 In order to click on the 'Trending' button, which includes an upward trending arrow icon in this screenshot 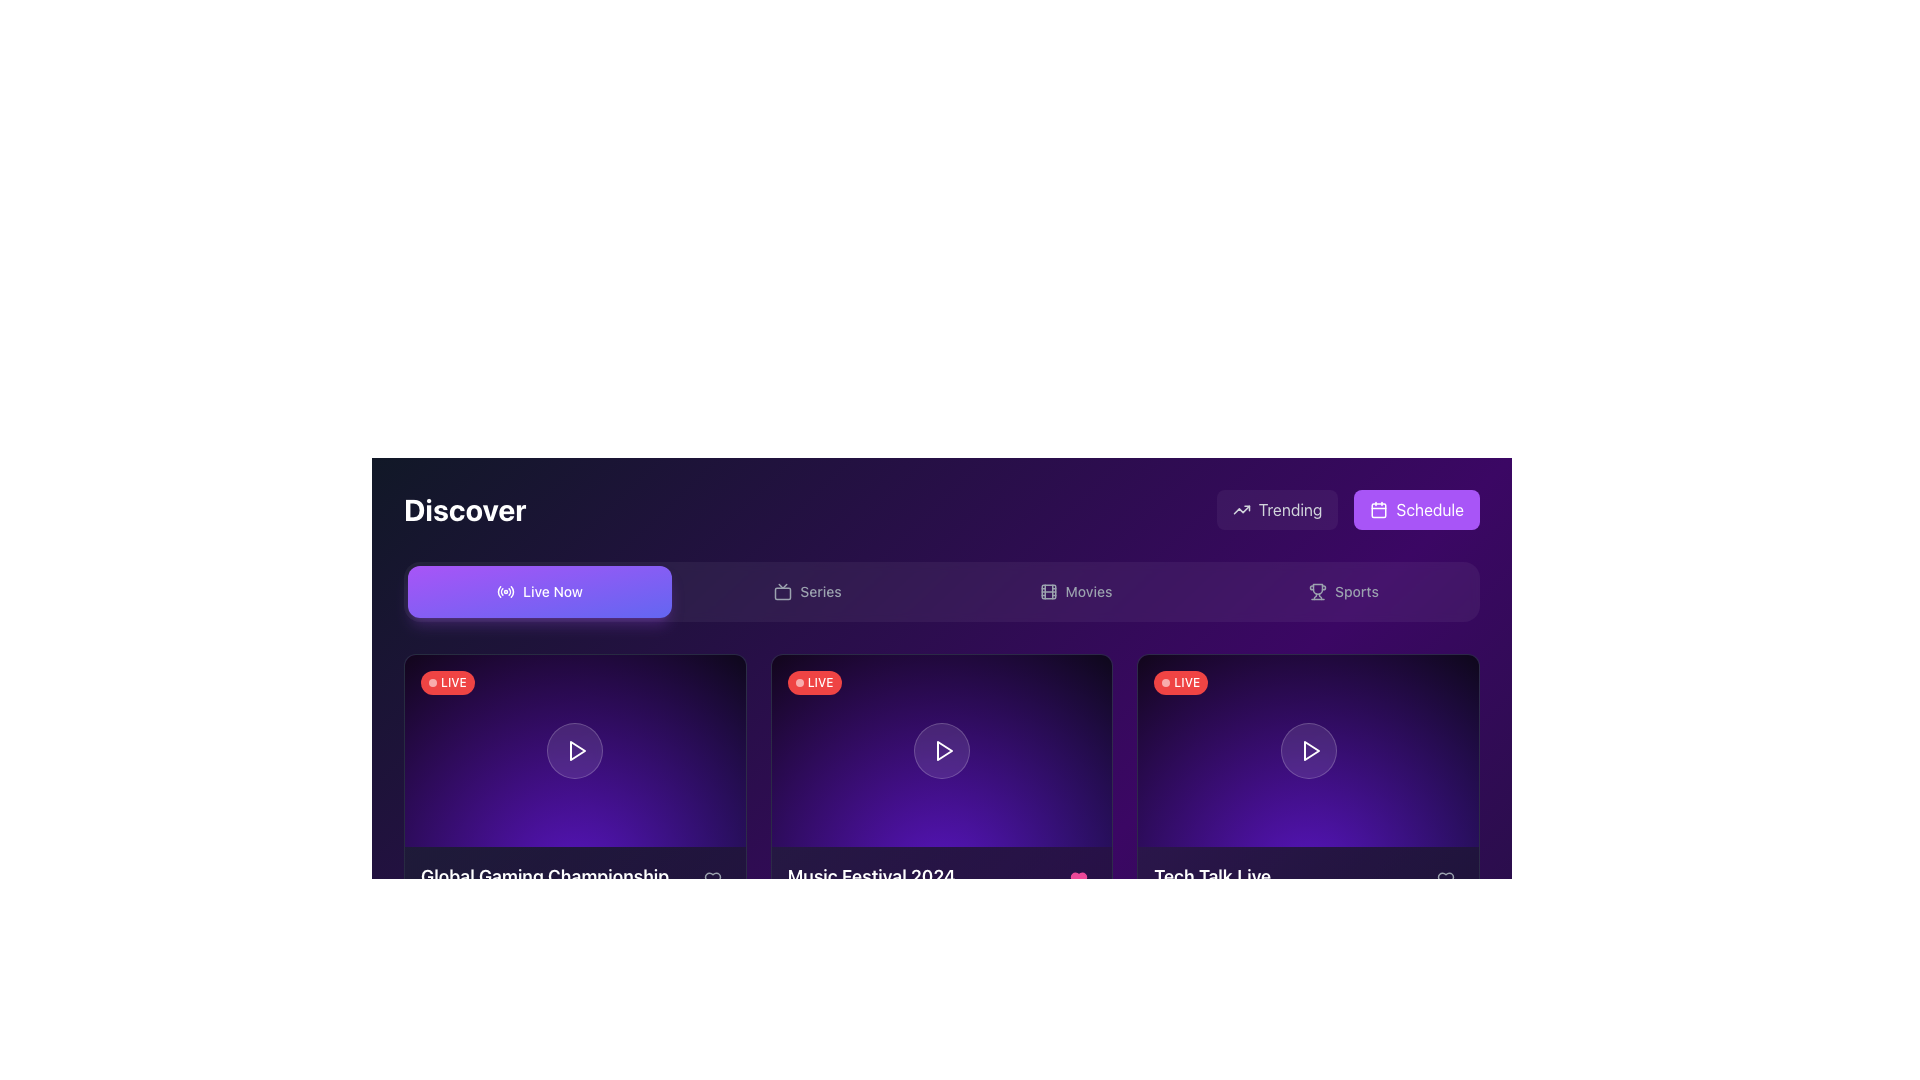, I will do `click(1240, 508)`.